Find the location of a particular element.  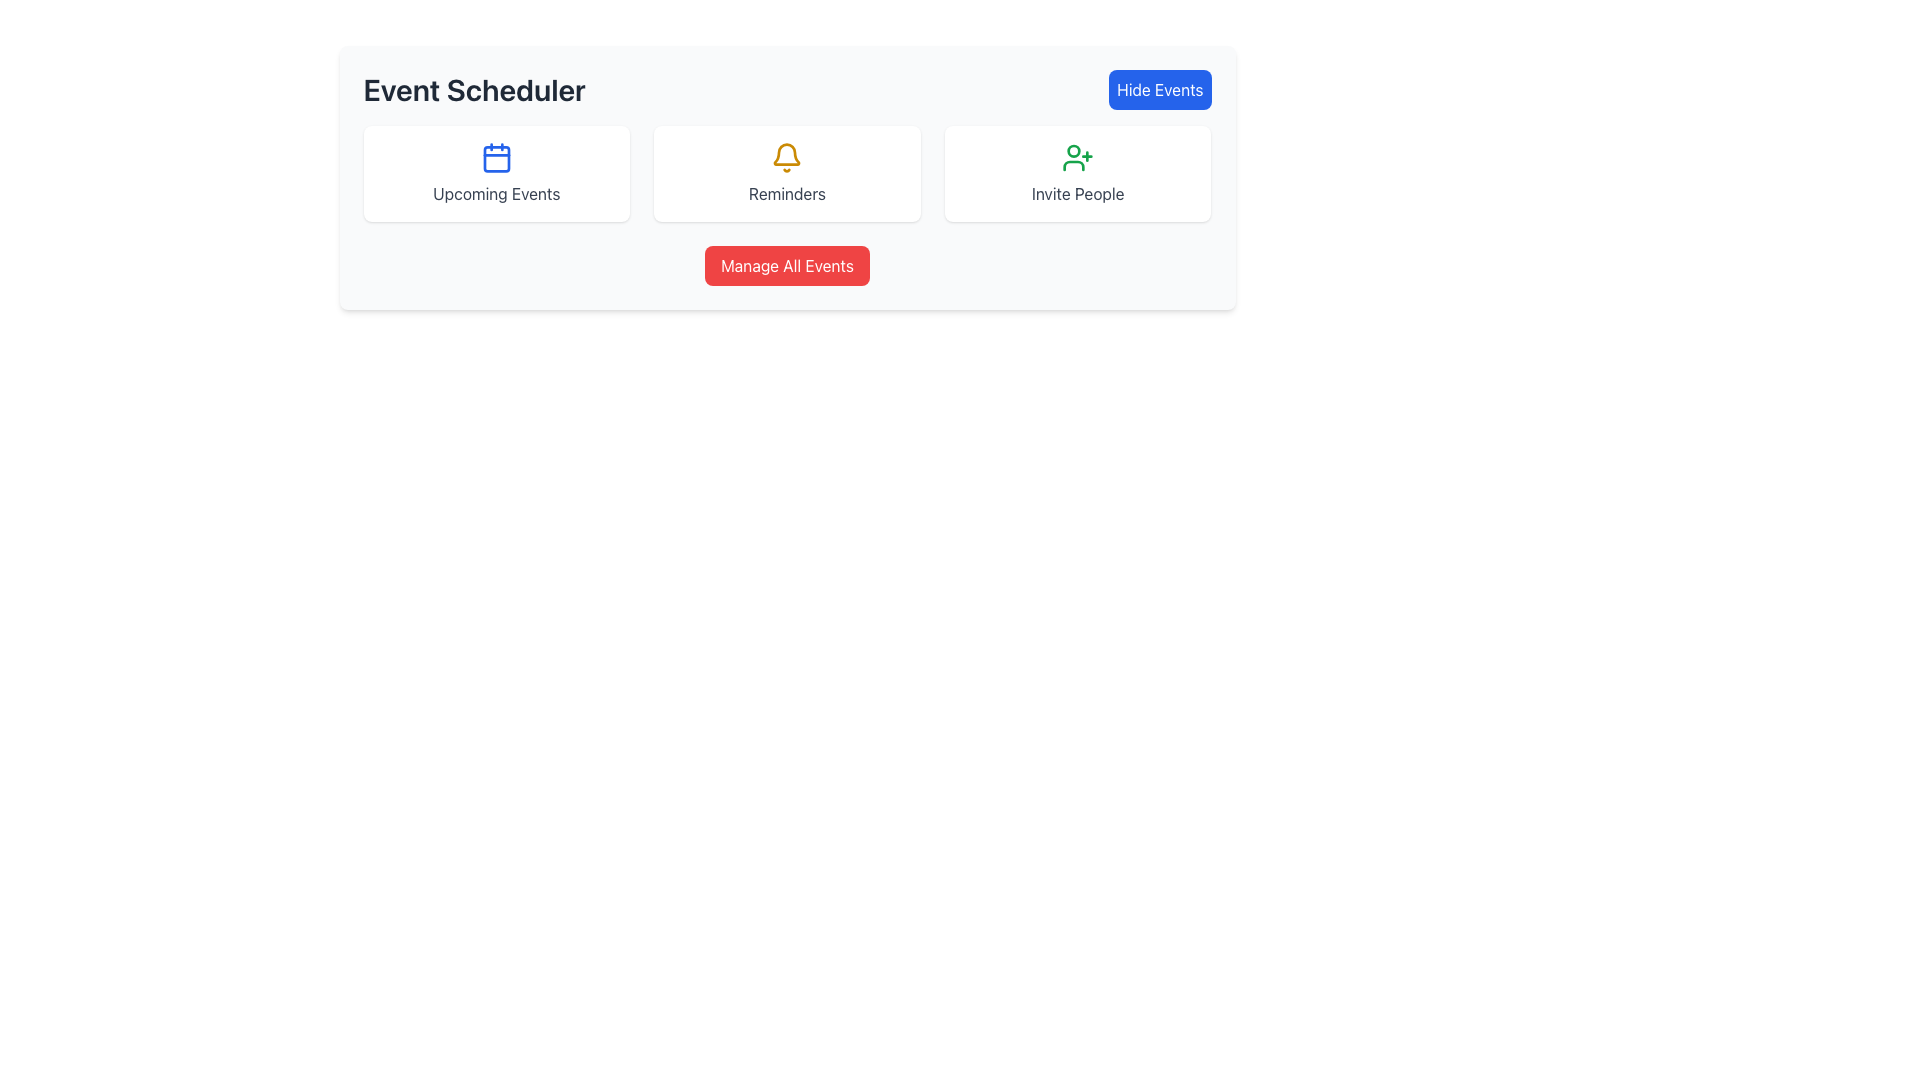

the 'Upcoming Events' static text label located at the bottom center of the white card section indicating the functionality of the associated card is located at coordinates (496, 193).